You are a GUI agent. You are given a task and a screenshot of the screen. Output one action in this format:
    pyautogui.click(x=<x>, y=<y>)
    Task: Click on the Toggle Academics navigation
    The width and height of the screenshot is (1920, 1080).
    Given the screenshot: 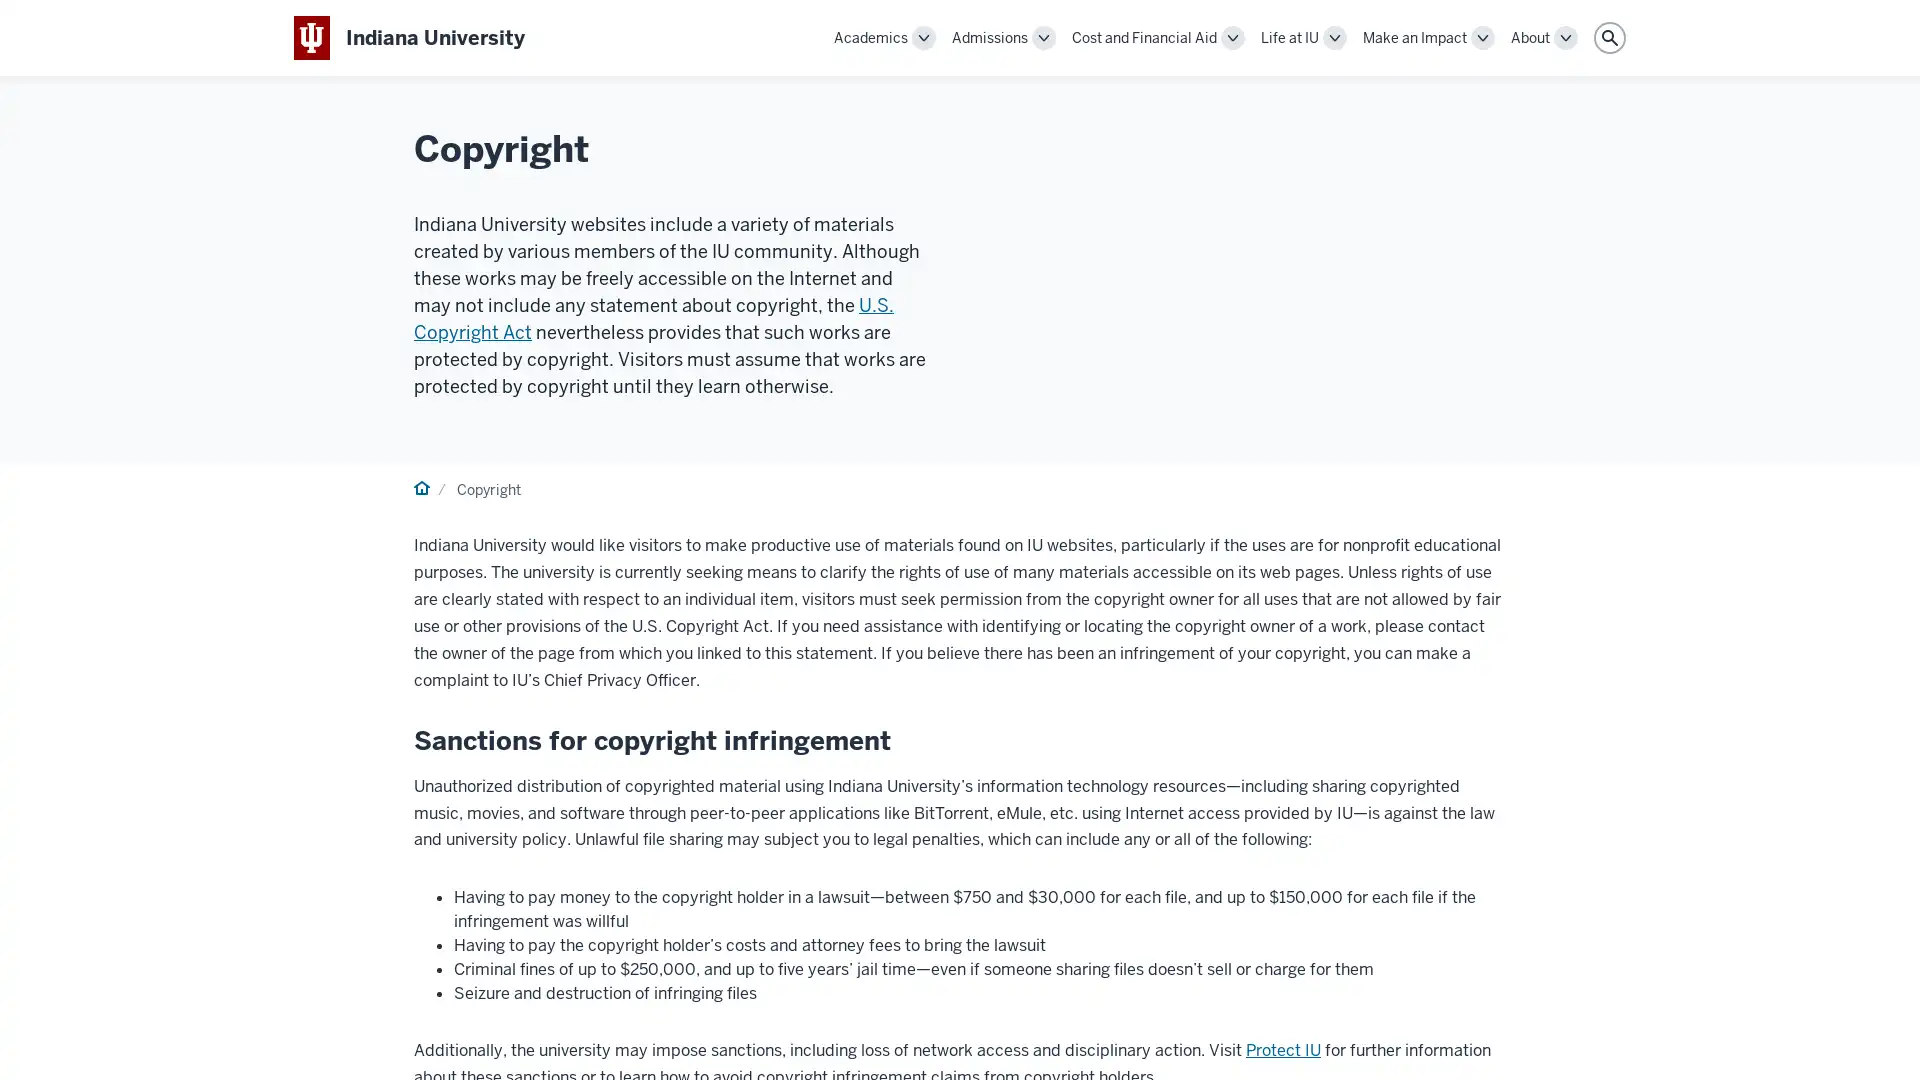 What is the action you would take?
    pyautogui.click(x=922, y=38)
    